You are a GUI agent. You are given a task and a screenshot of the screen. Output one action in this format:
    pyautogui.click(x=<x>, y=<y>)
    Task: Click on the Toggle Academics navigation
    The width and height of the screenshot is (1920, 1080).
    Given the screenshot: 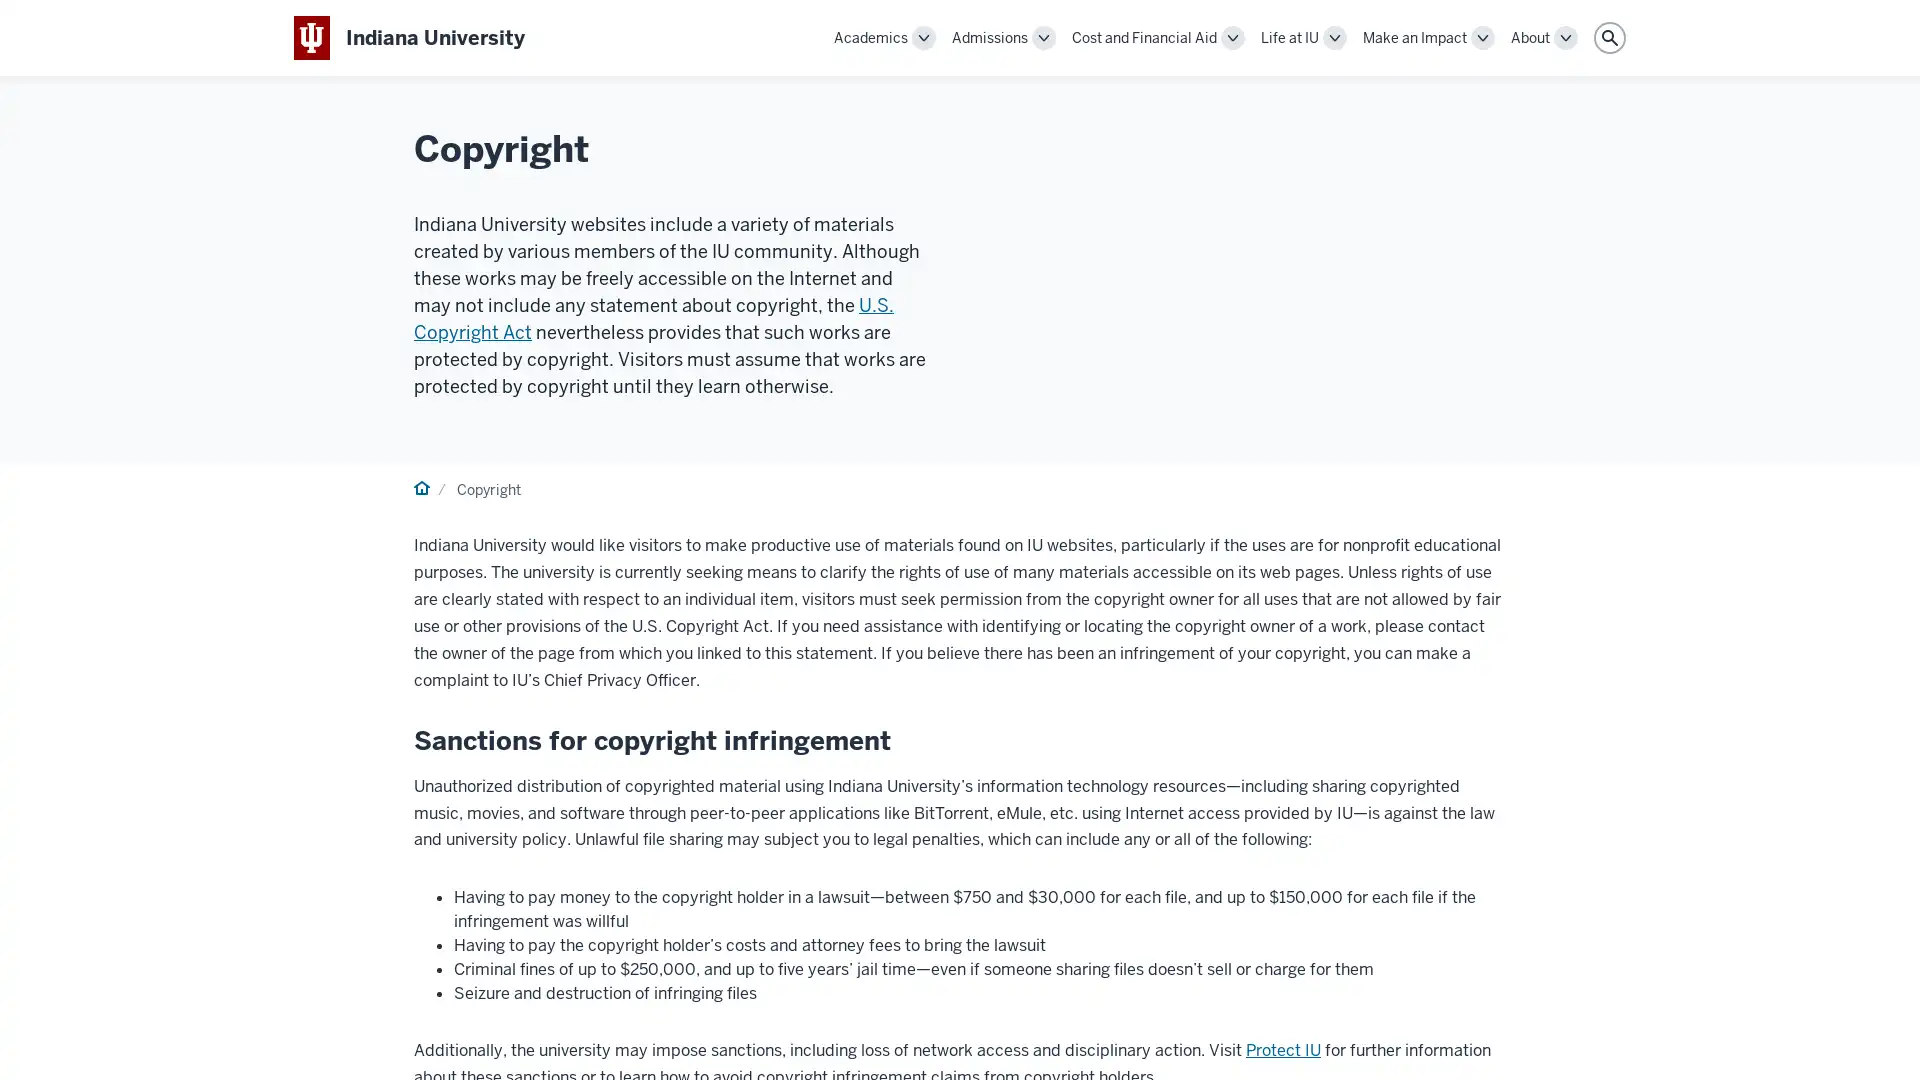 What is the action you would take?
    pyautogui.click(x=922, y=38)
    